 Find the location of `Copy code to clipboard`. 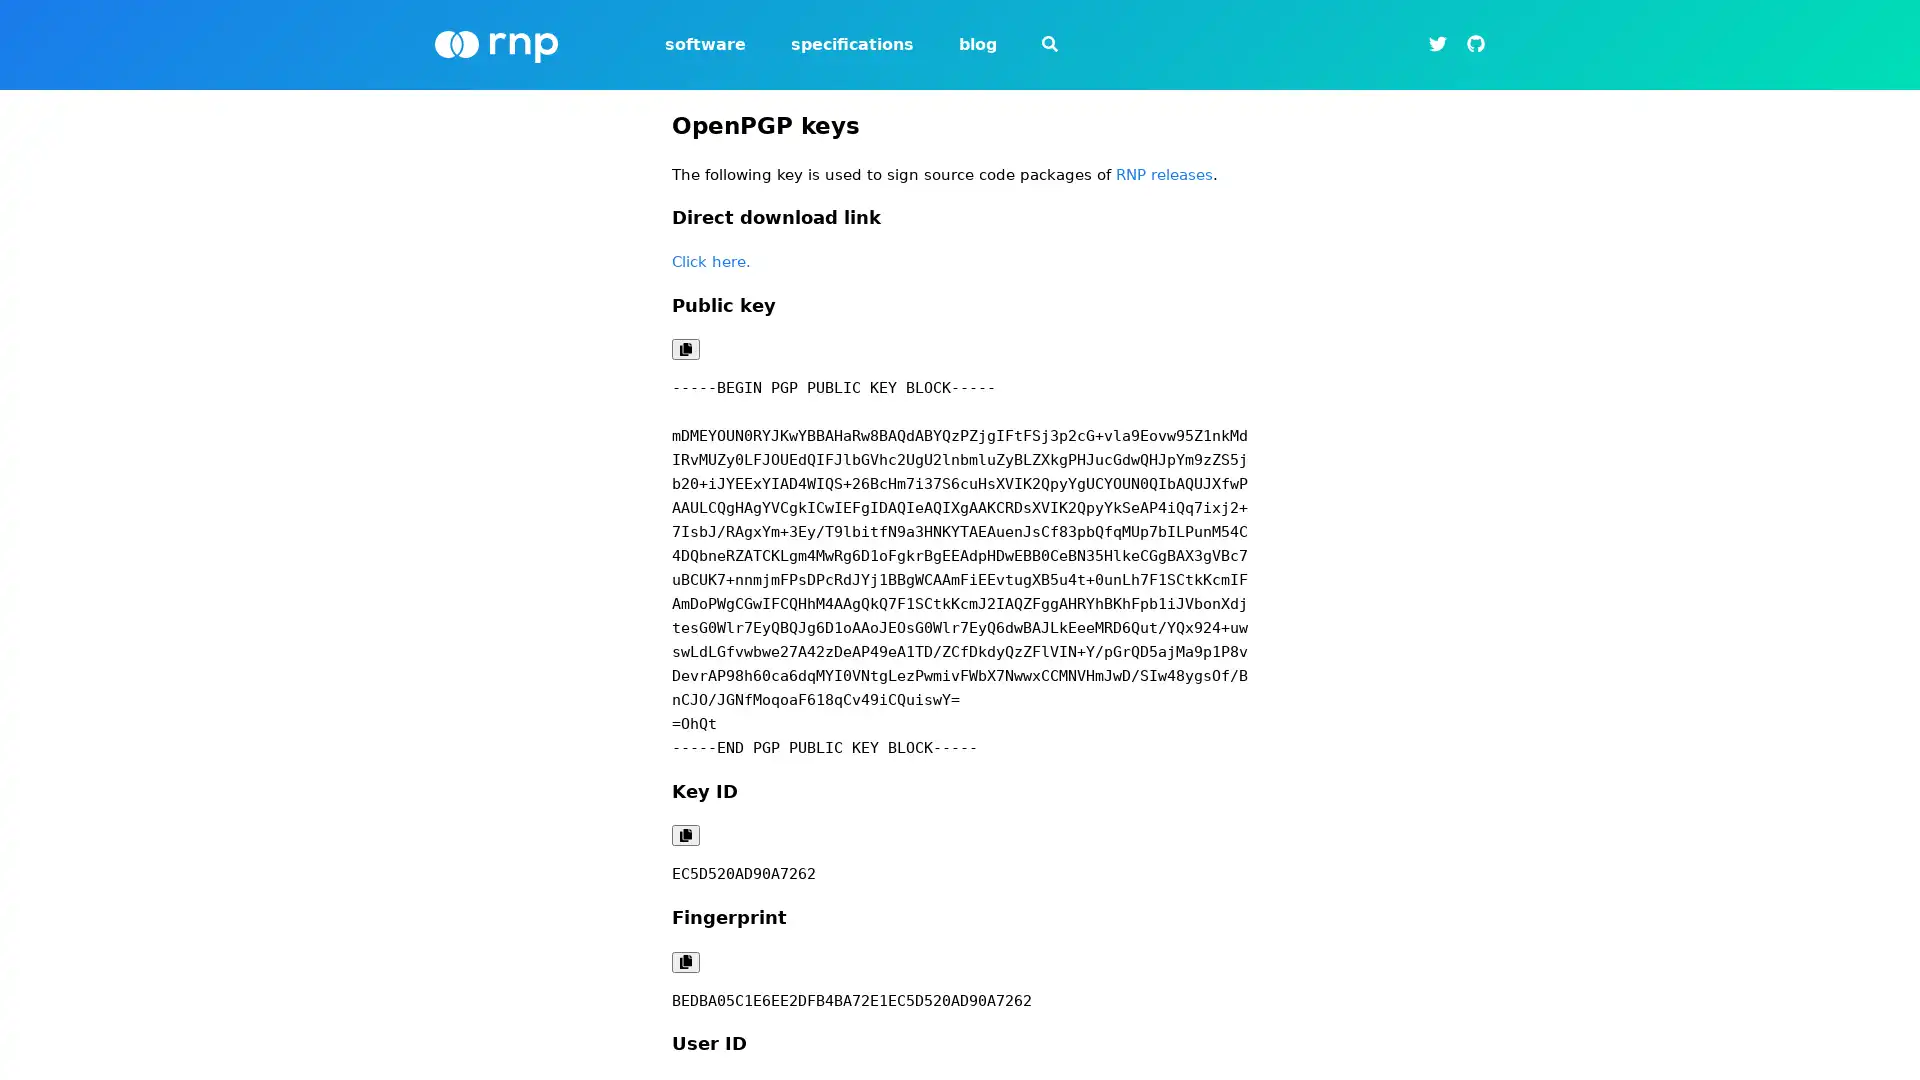

Copy code to clipboard is located at coordinates (685, 835).